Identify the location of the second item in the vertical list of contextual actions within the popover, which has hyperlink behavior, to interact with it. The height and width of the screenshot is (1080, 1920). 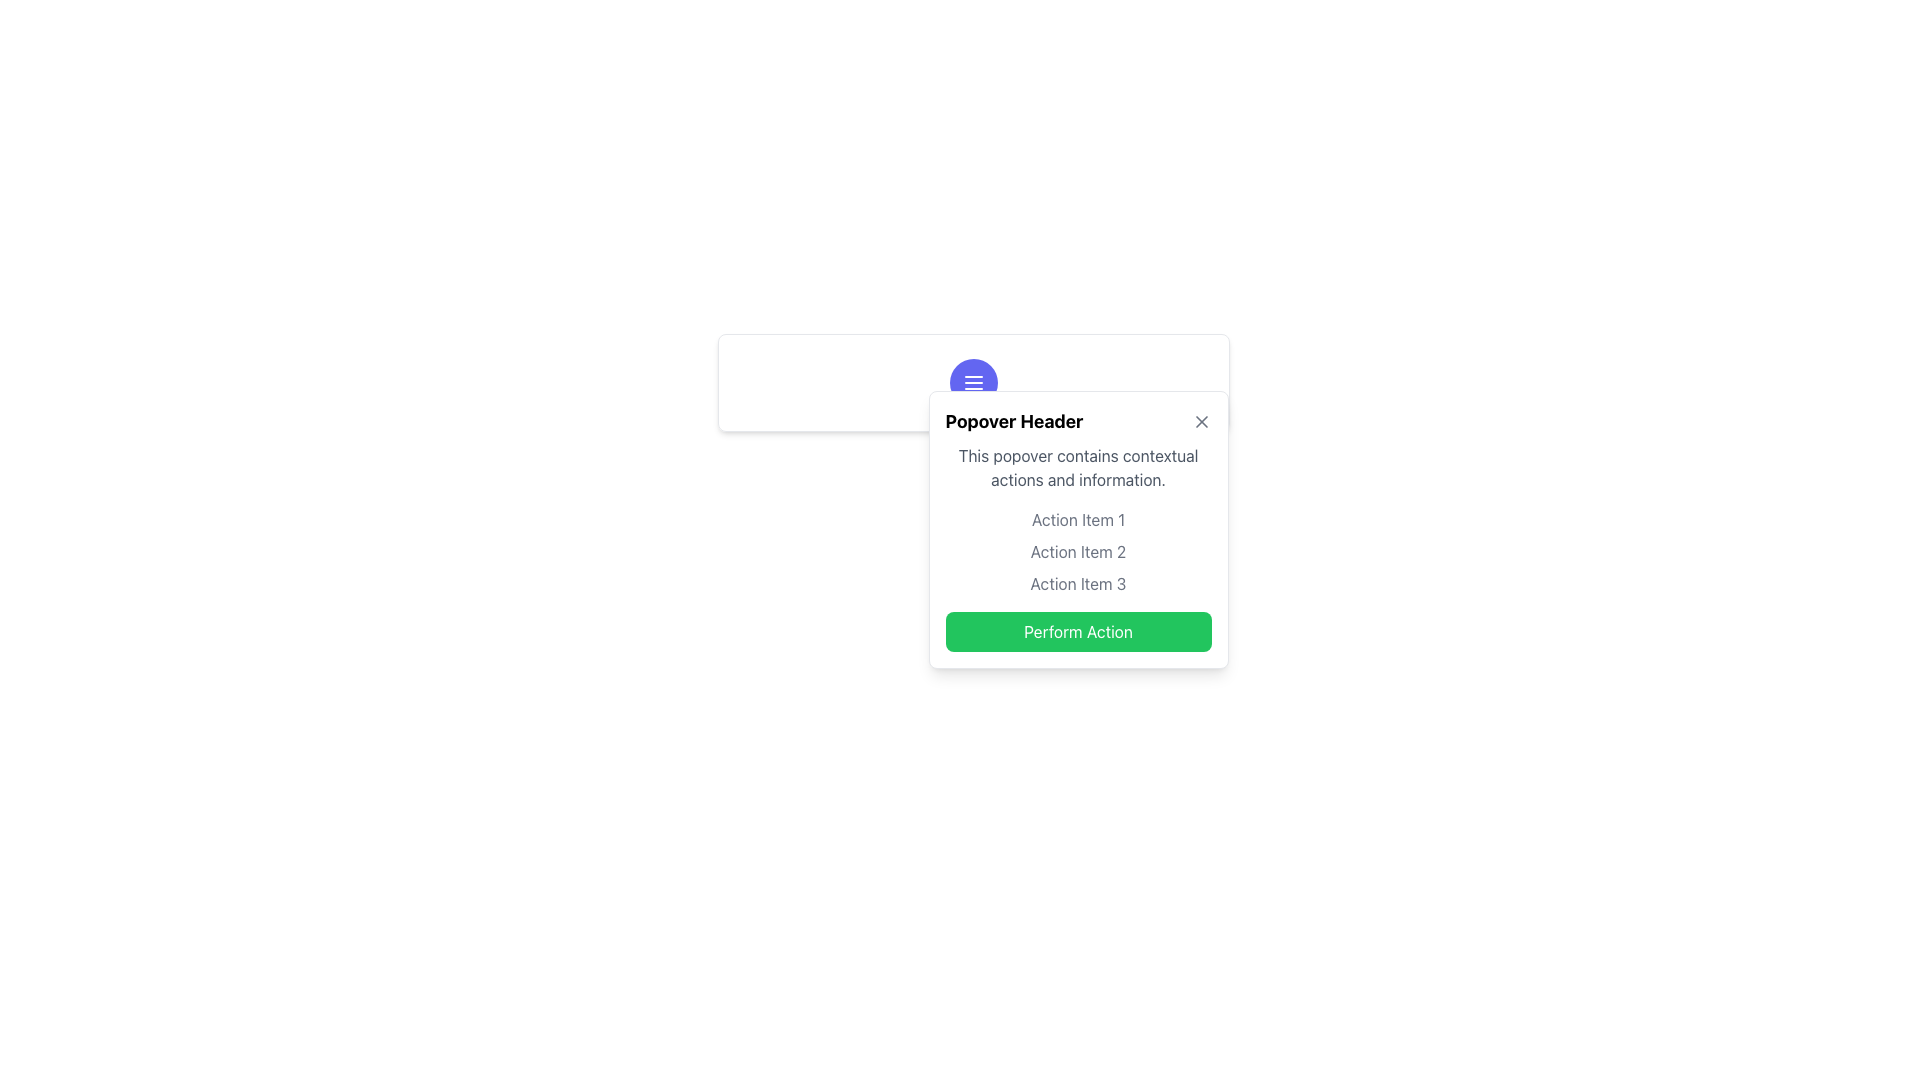
(1077, 551).